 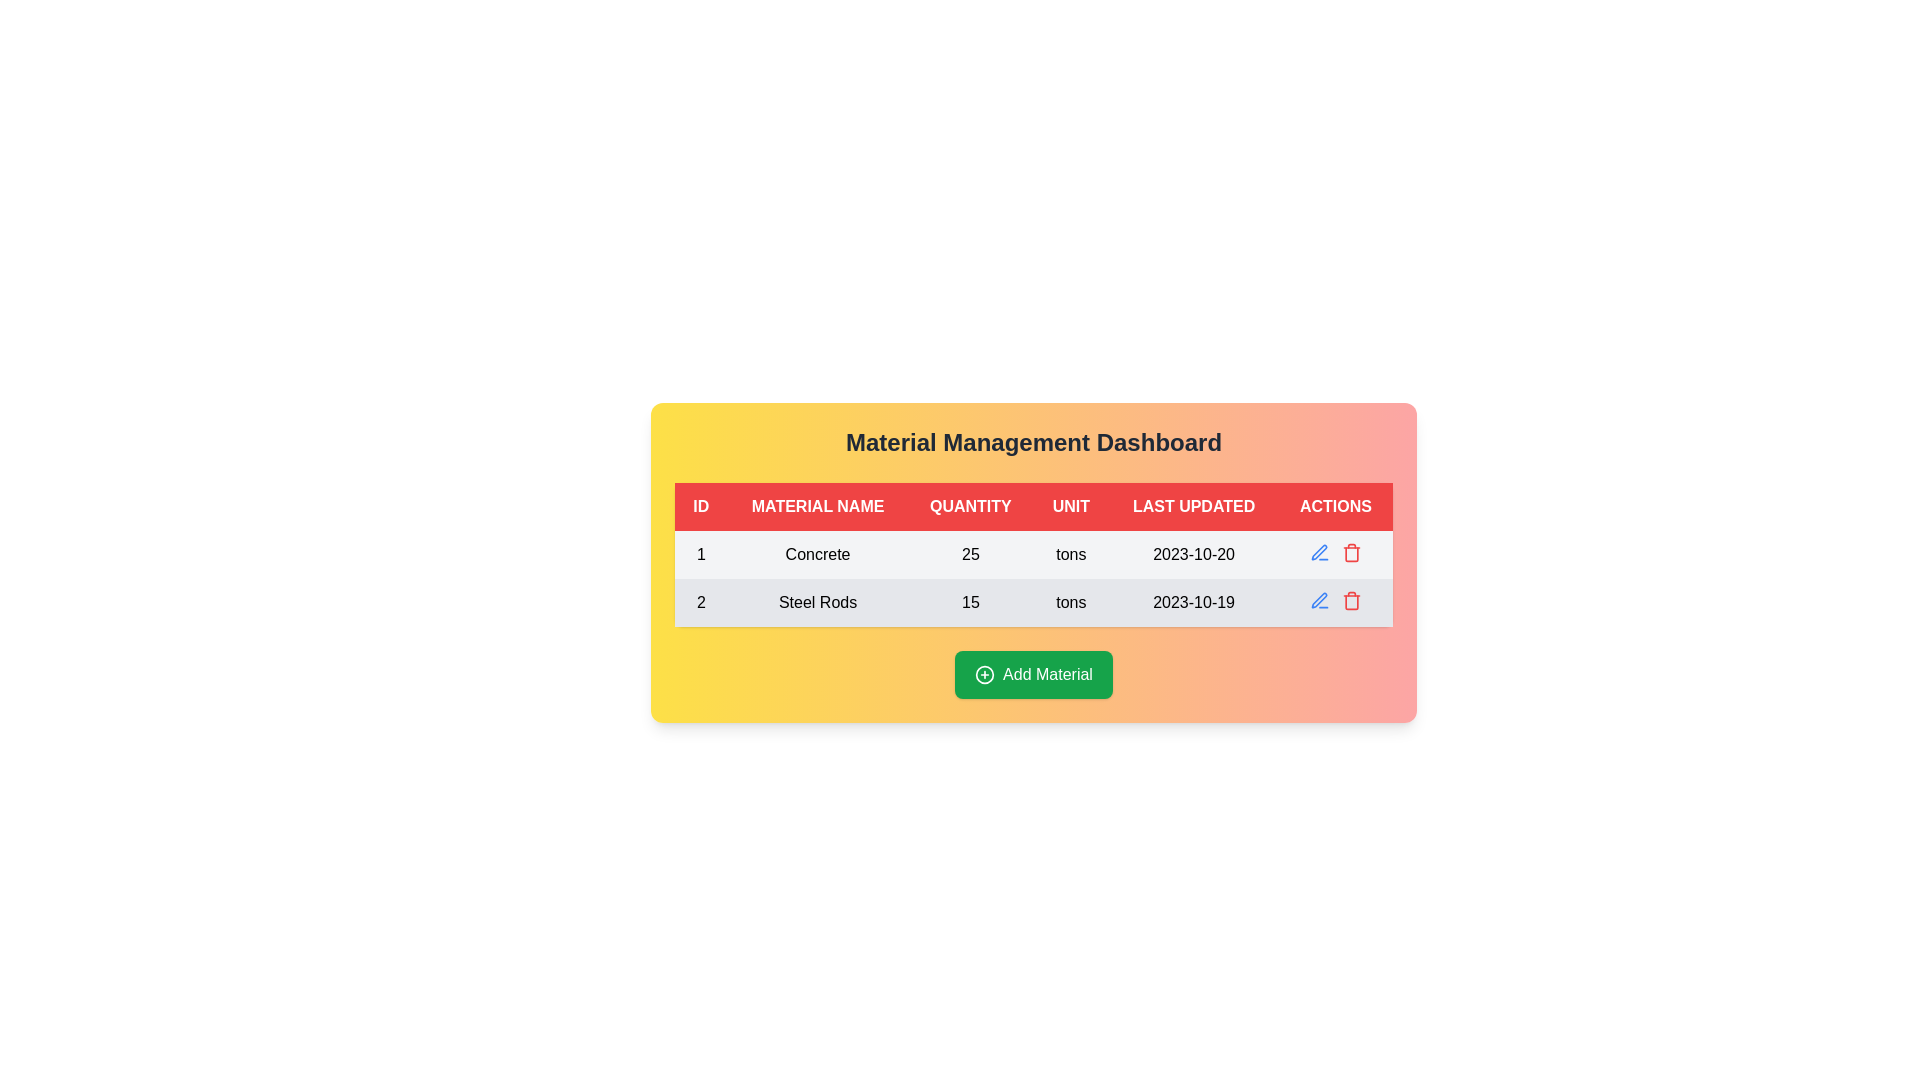 I want to click on text content of the ID element located in the first cell of the second row of the table, which represents the item 'Steel Rods', so click(x=701, y=601).